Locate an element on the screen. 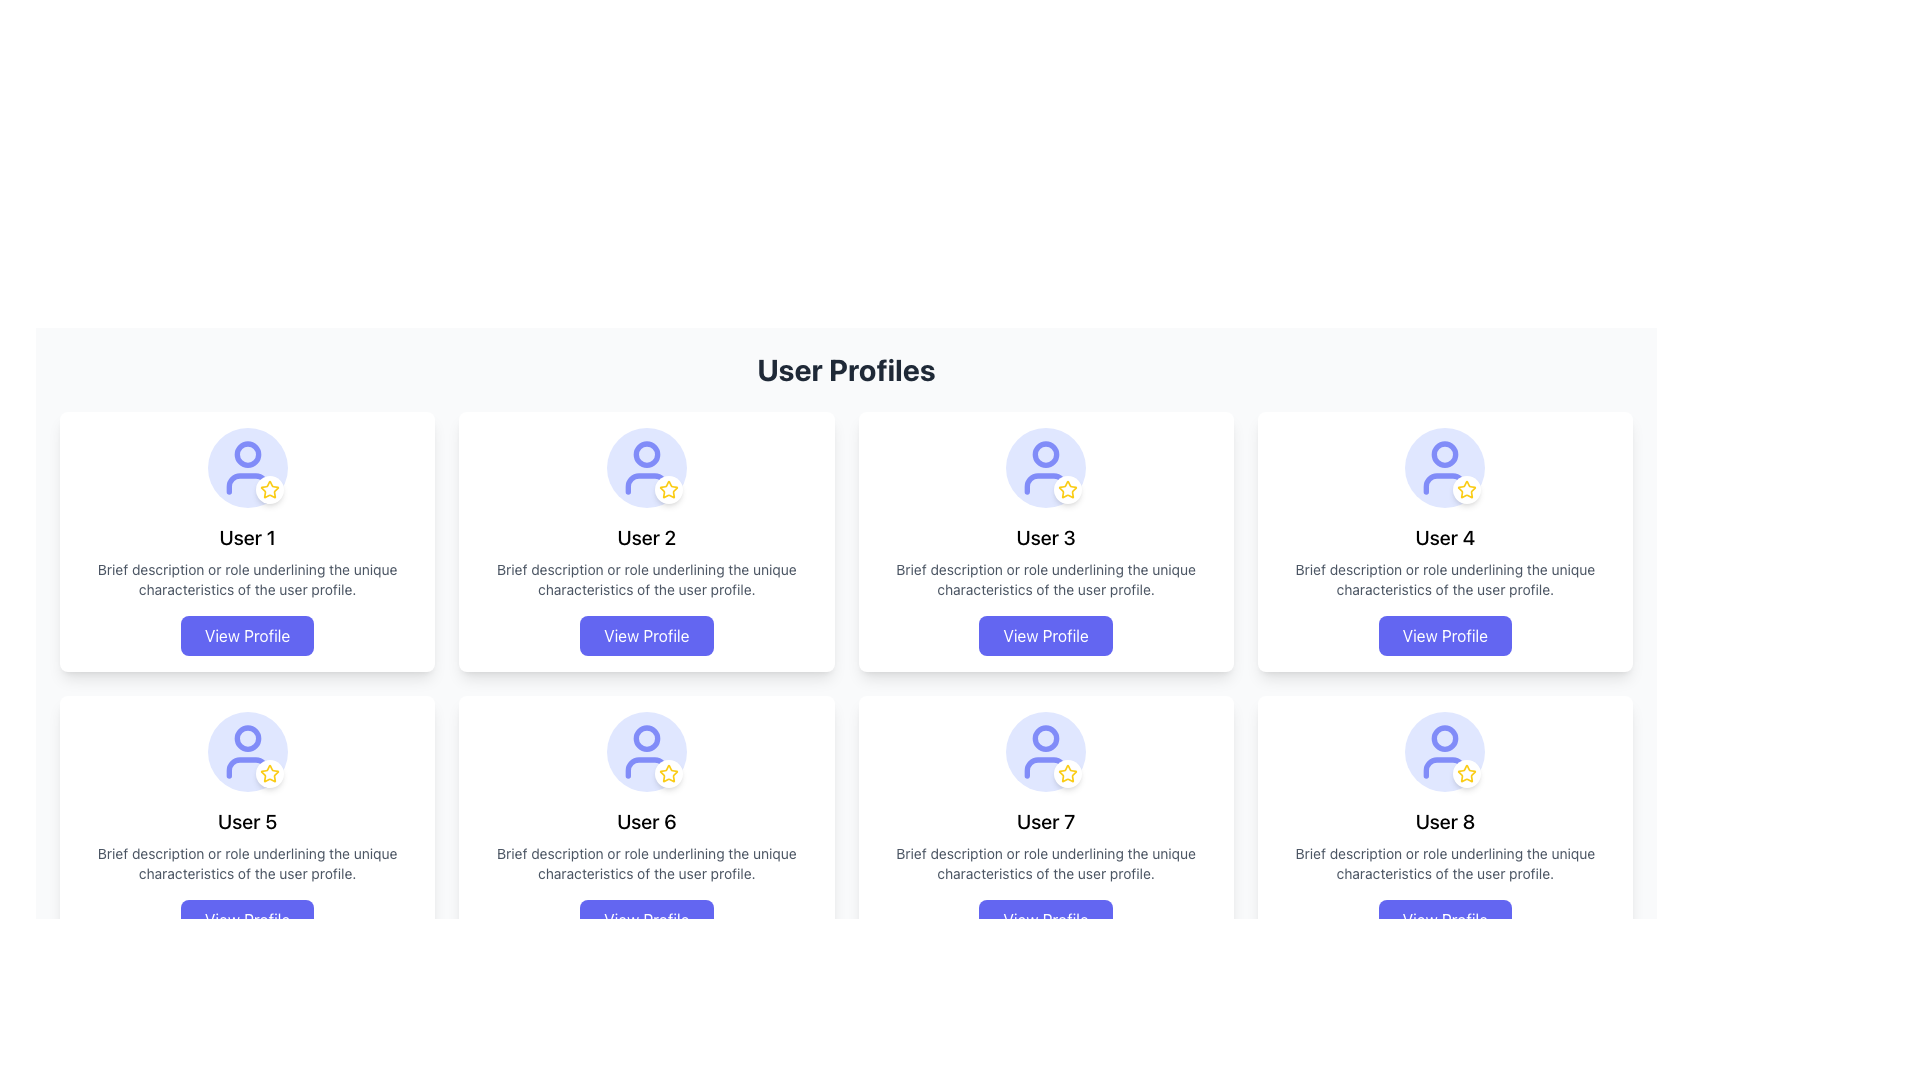 Image resolution: width=1920 pixels, height=1080 pixels. the button located in the 'User 4' card in the User Profiles grid layout is located at coordinates (1445, 636).